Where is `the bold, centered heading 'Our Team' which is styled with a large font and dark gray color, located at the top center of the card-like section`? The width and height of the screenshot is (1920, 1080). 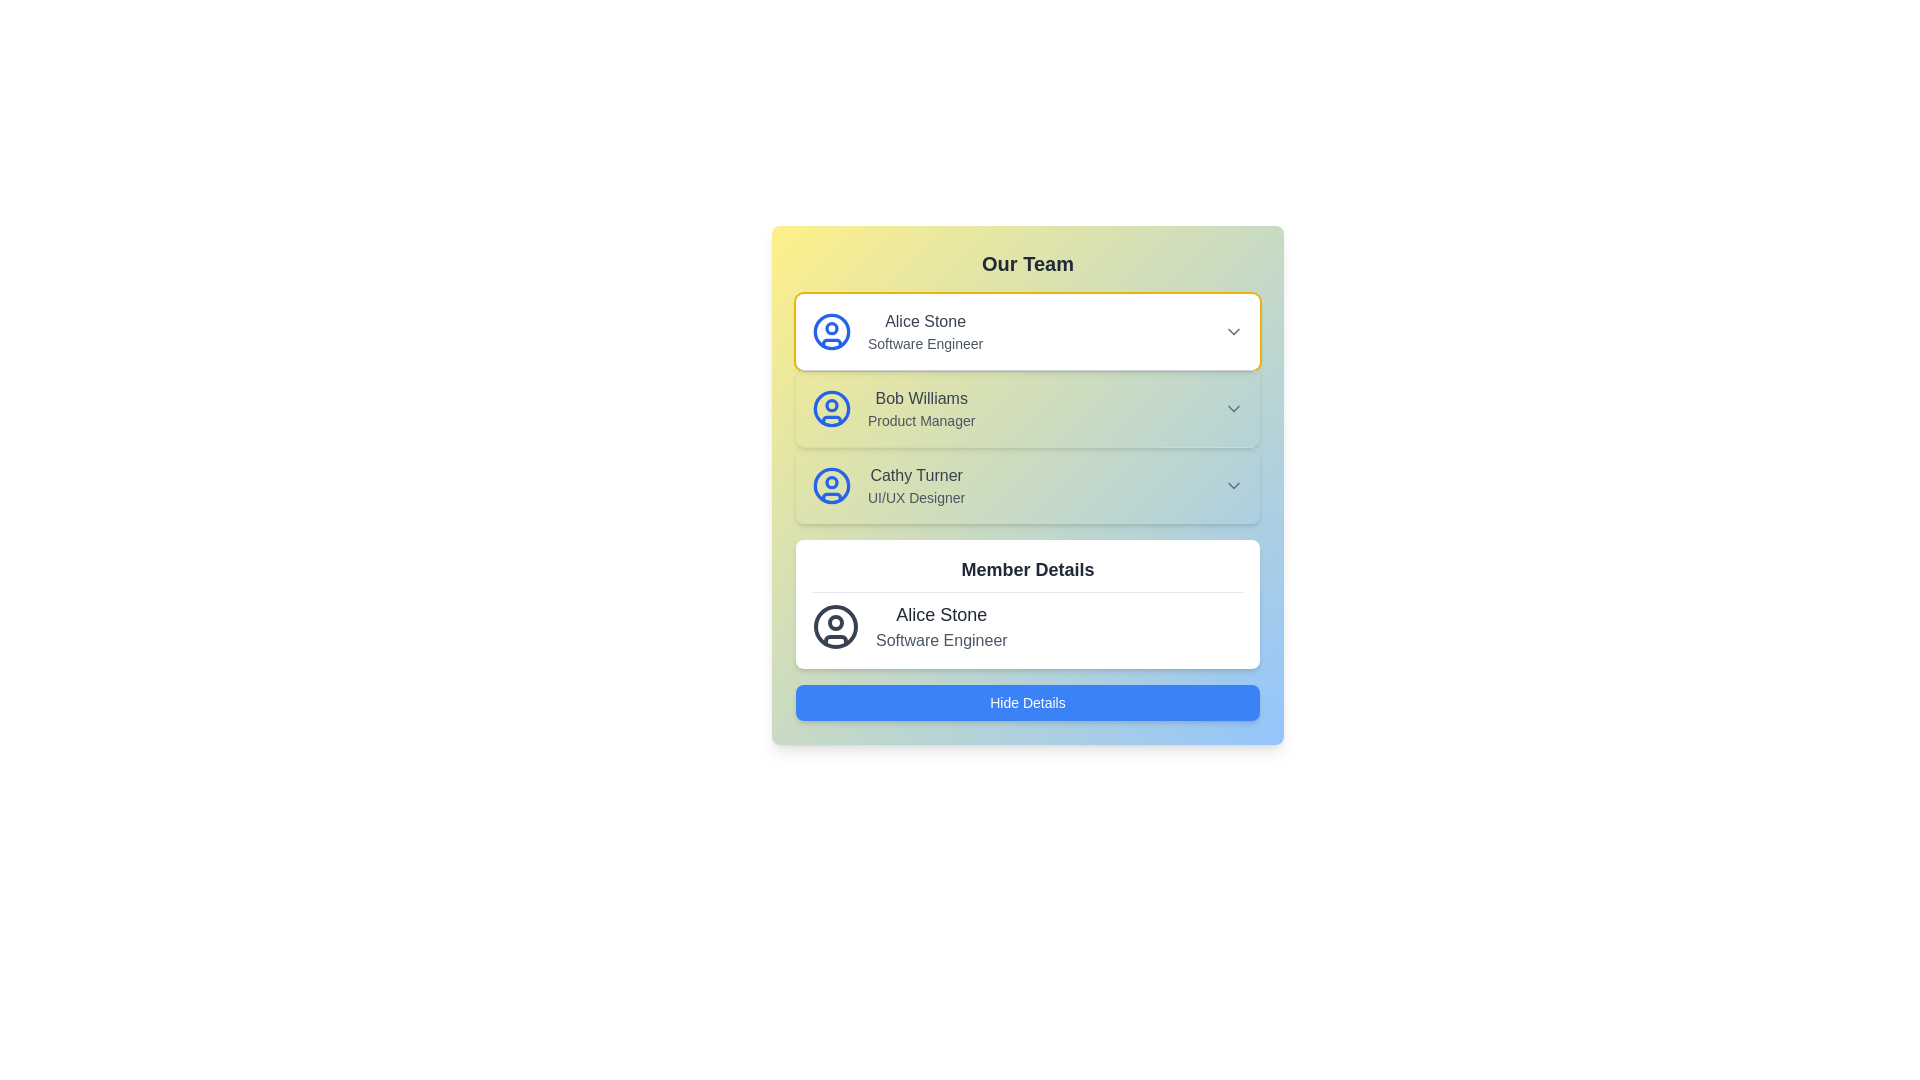
the bold, centered heading 'Our Team' which is styled with a large font and dark gray color, located at the top center of the card-like section is located at coordinates (1027, 262).